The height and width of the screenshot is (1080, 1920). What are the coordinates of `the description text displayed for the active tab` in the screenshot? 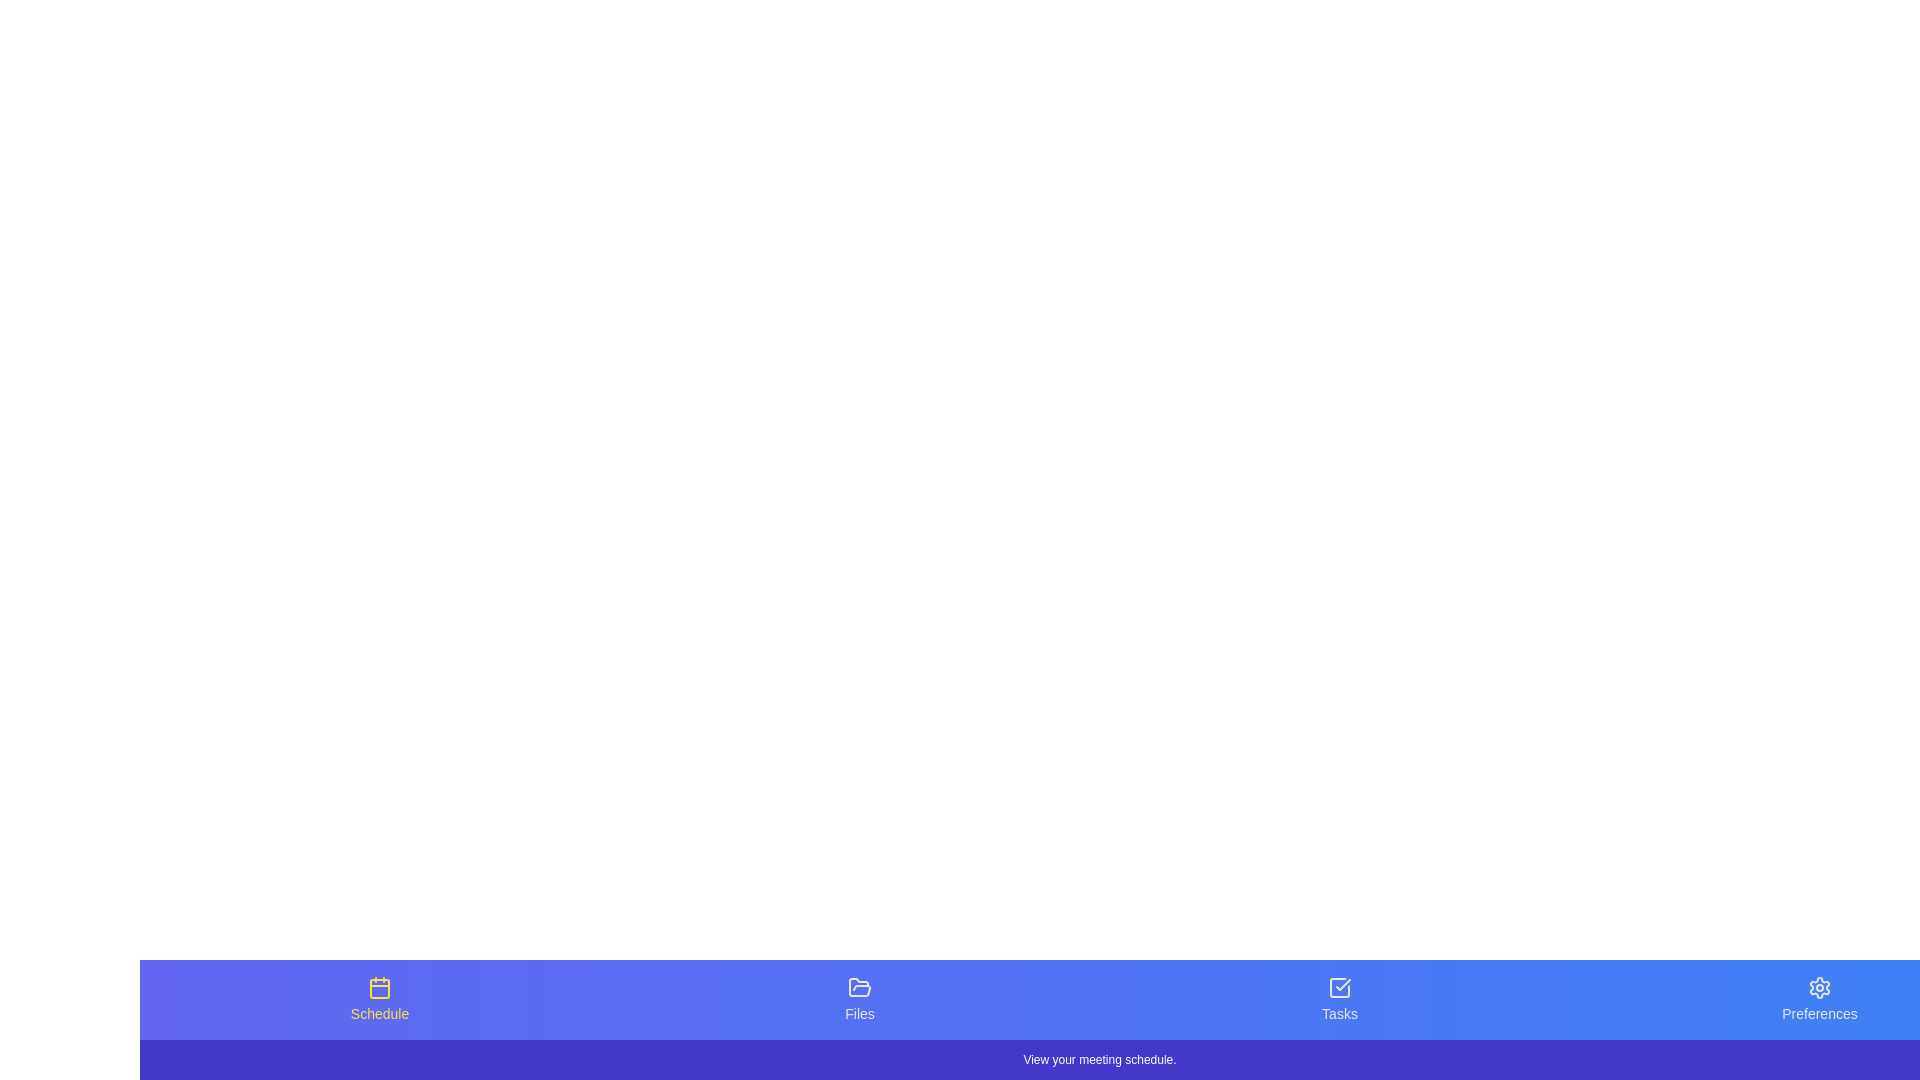 It's located at (1098, 1059).